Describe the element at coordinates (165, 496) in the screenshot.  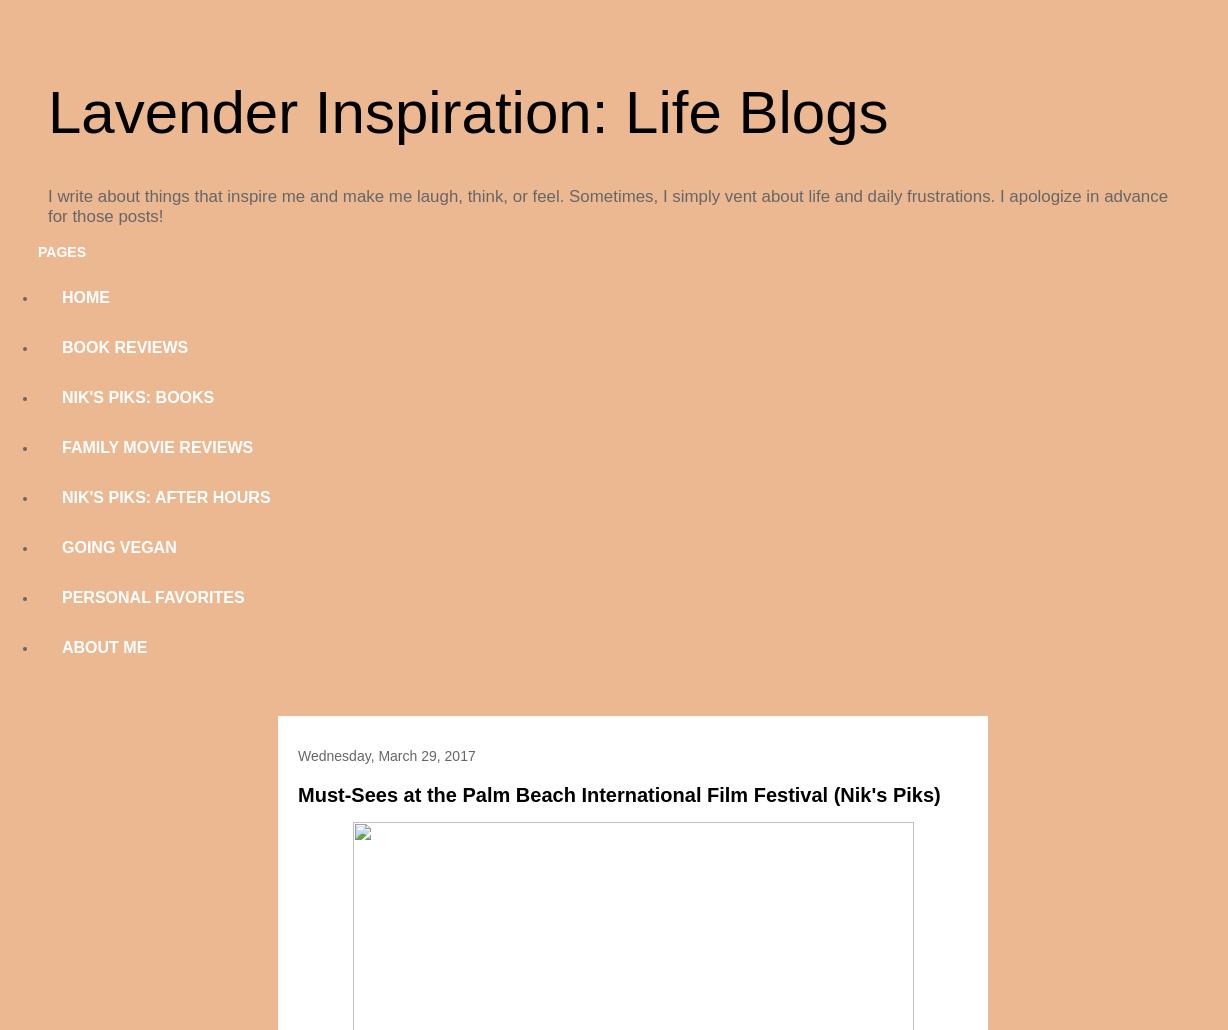
I see `'NIK'S PIKS: AFTER HOURS'` at that location.